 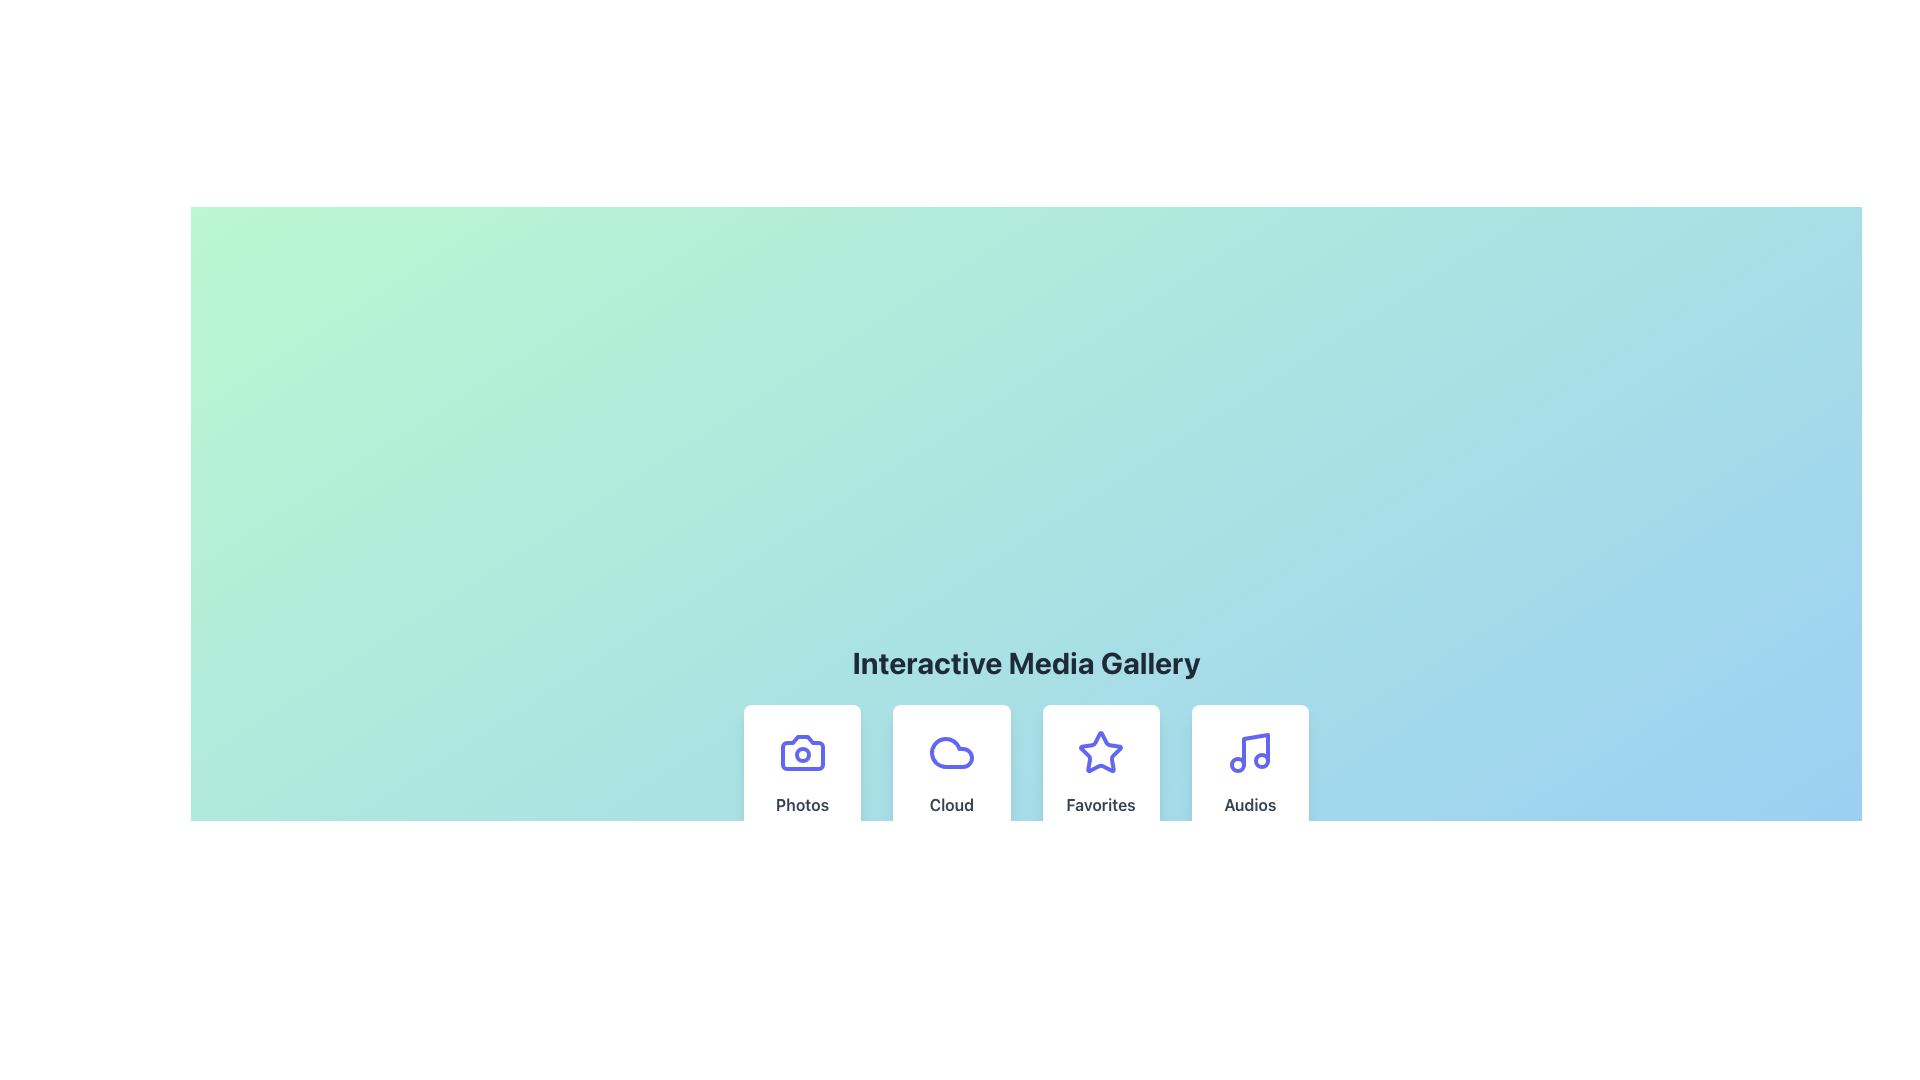 I want to click on the cloud icon, which is the second icon from the left in the bottom row titled 'Interactive Media Gallery', for interaction, so click(x=950, y=752).